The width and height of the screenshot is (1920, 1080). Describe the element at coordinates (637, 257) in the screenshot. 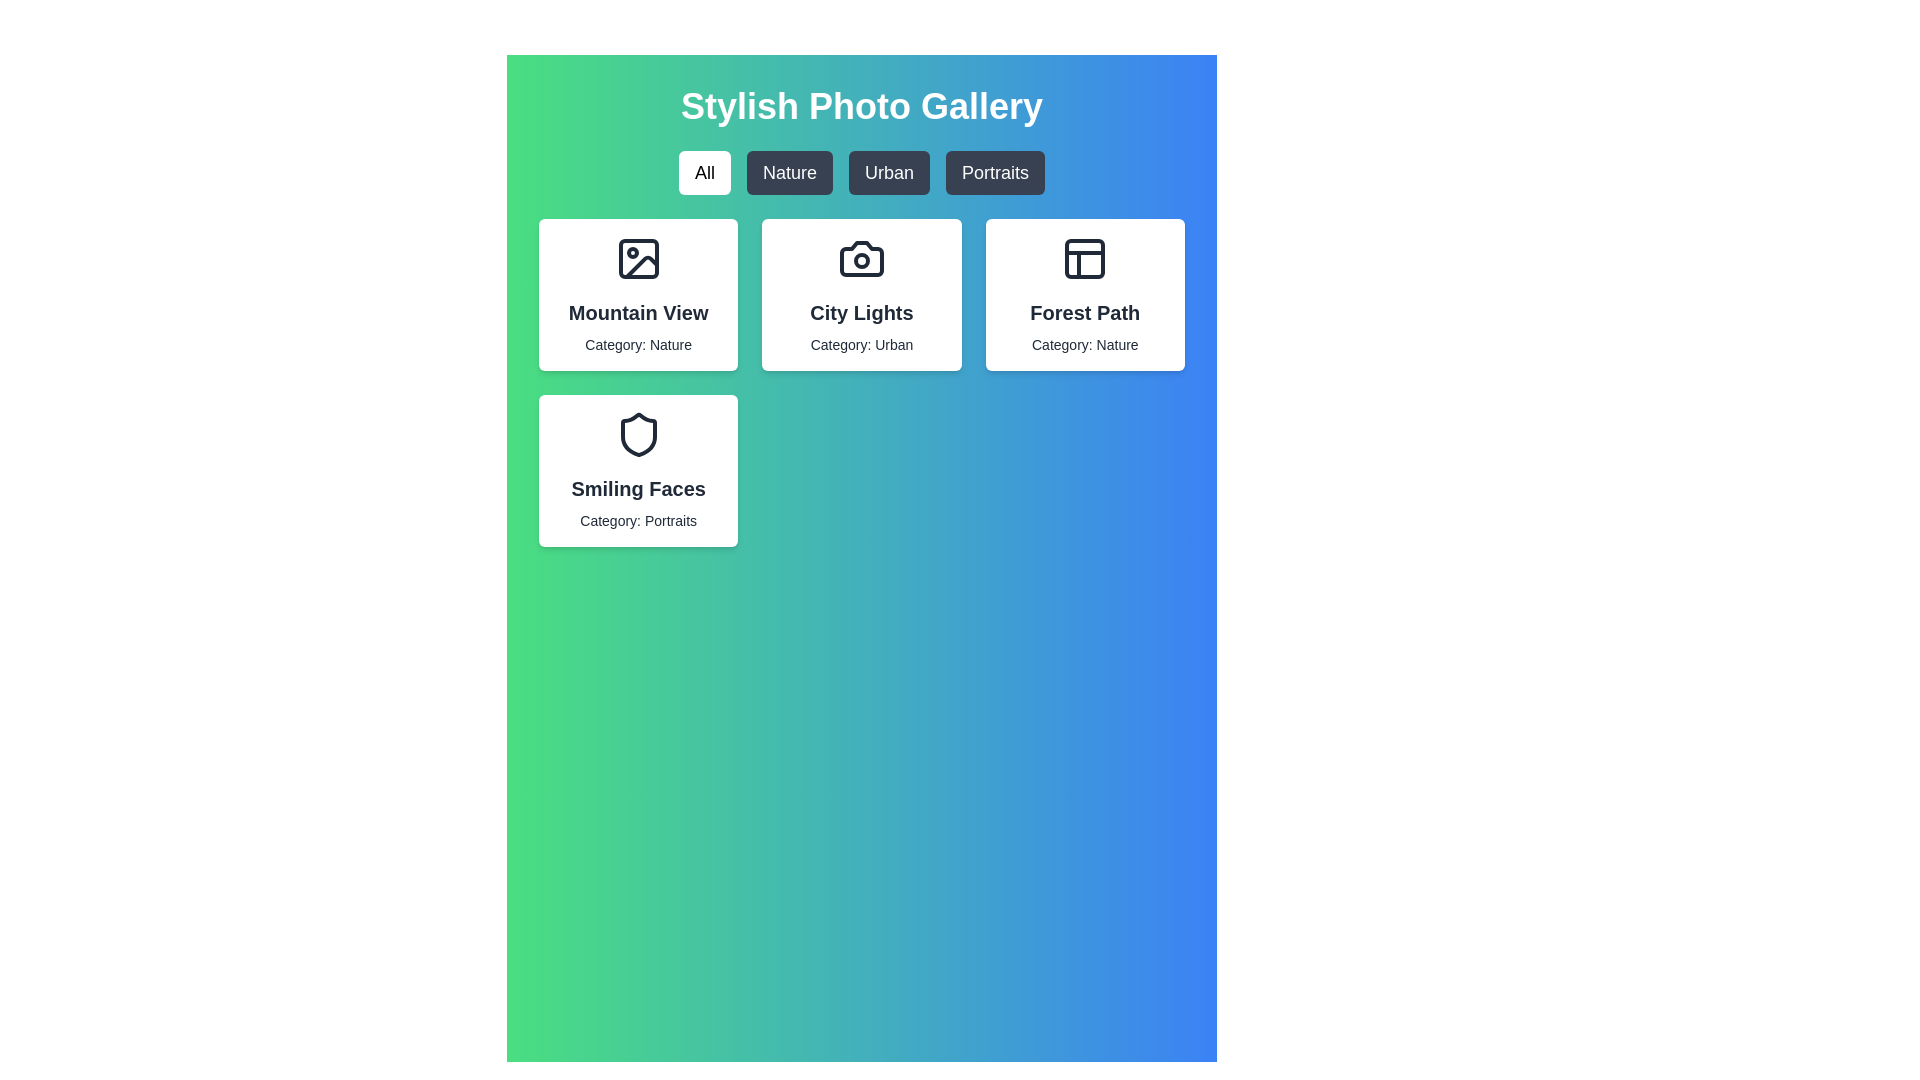

I see `the icon representing the 'Mountain View' card, which visually indicates image-related content and is located at the top-left of a grid layout with other cards` at that location.